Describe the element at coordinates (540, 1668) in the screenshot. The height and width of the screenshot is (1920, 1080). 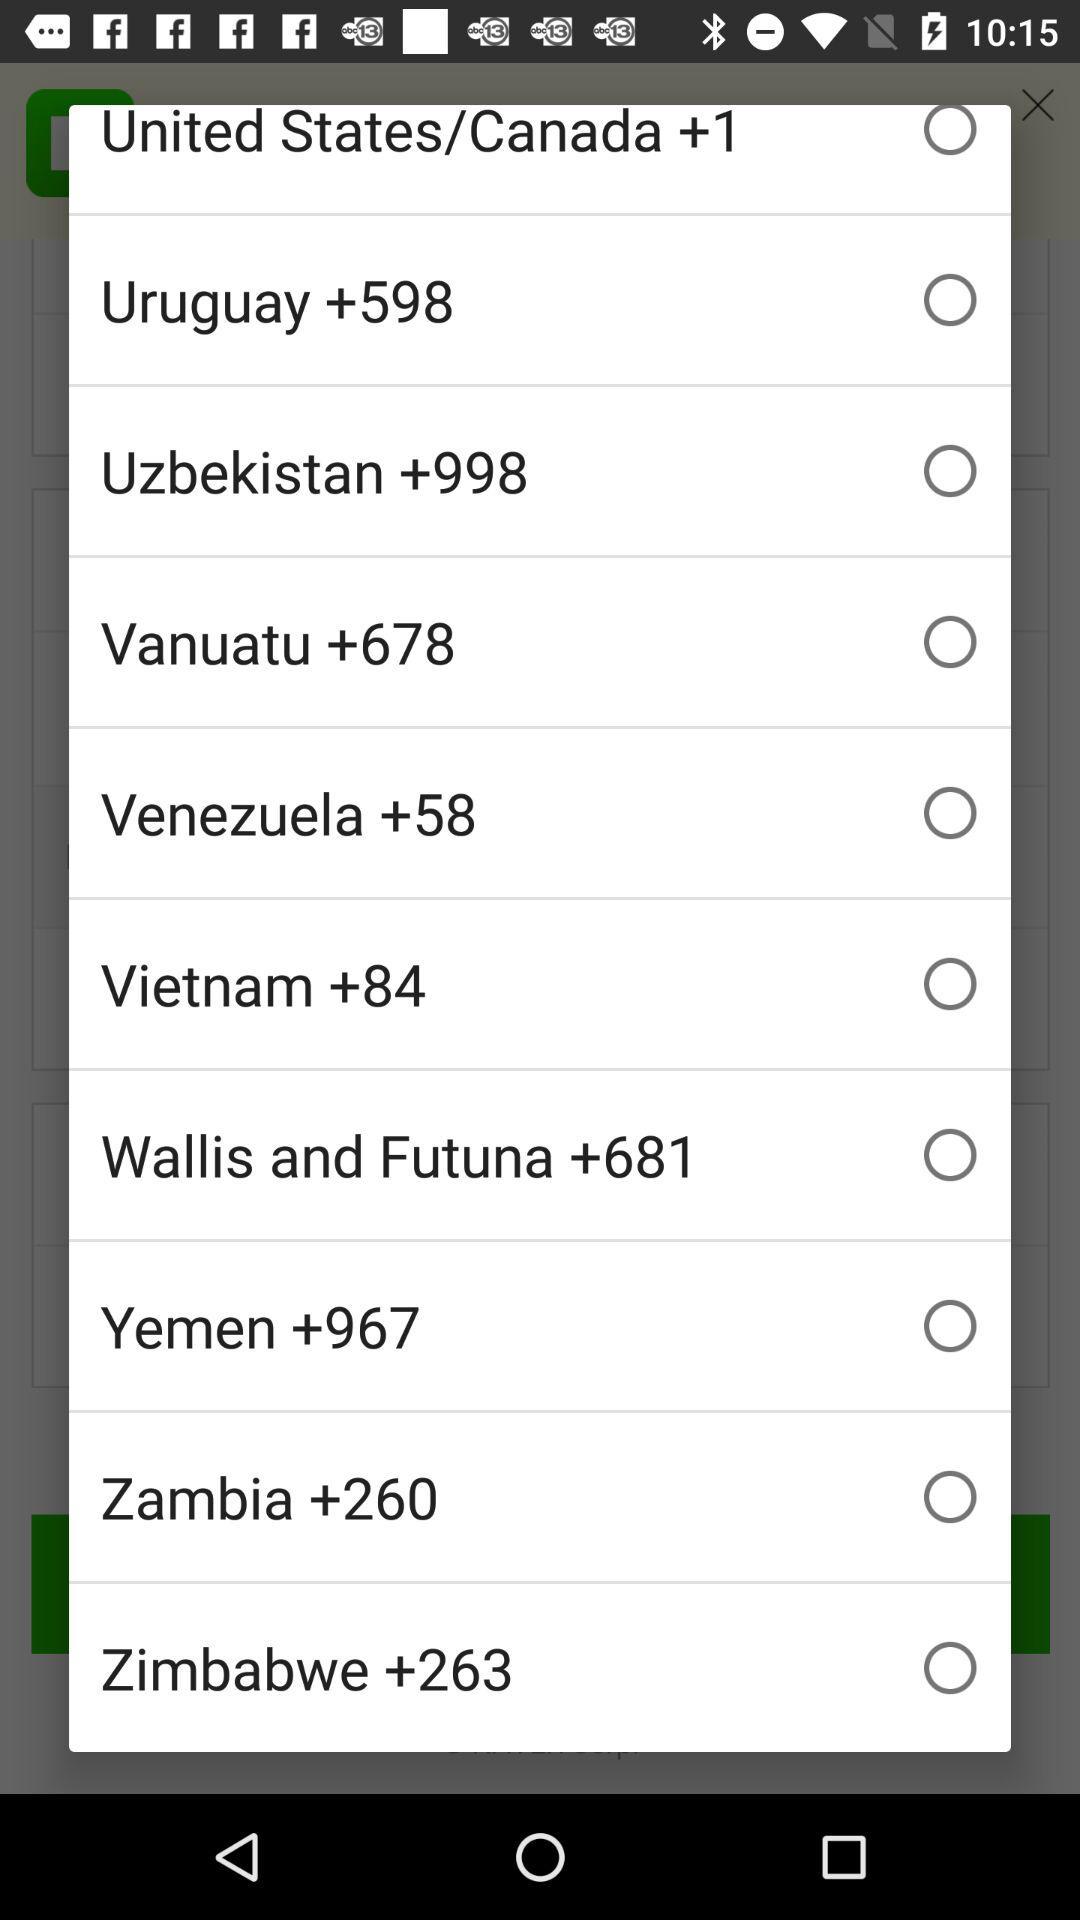
I see `item below the zambia +260 checkbox` at that location.